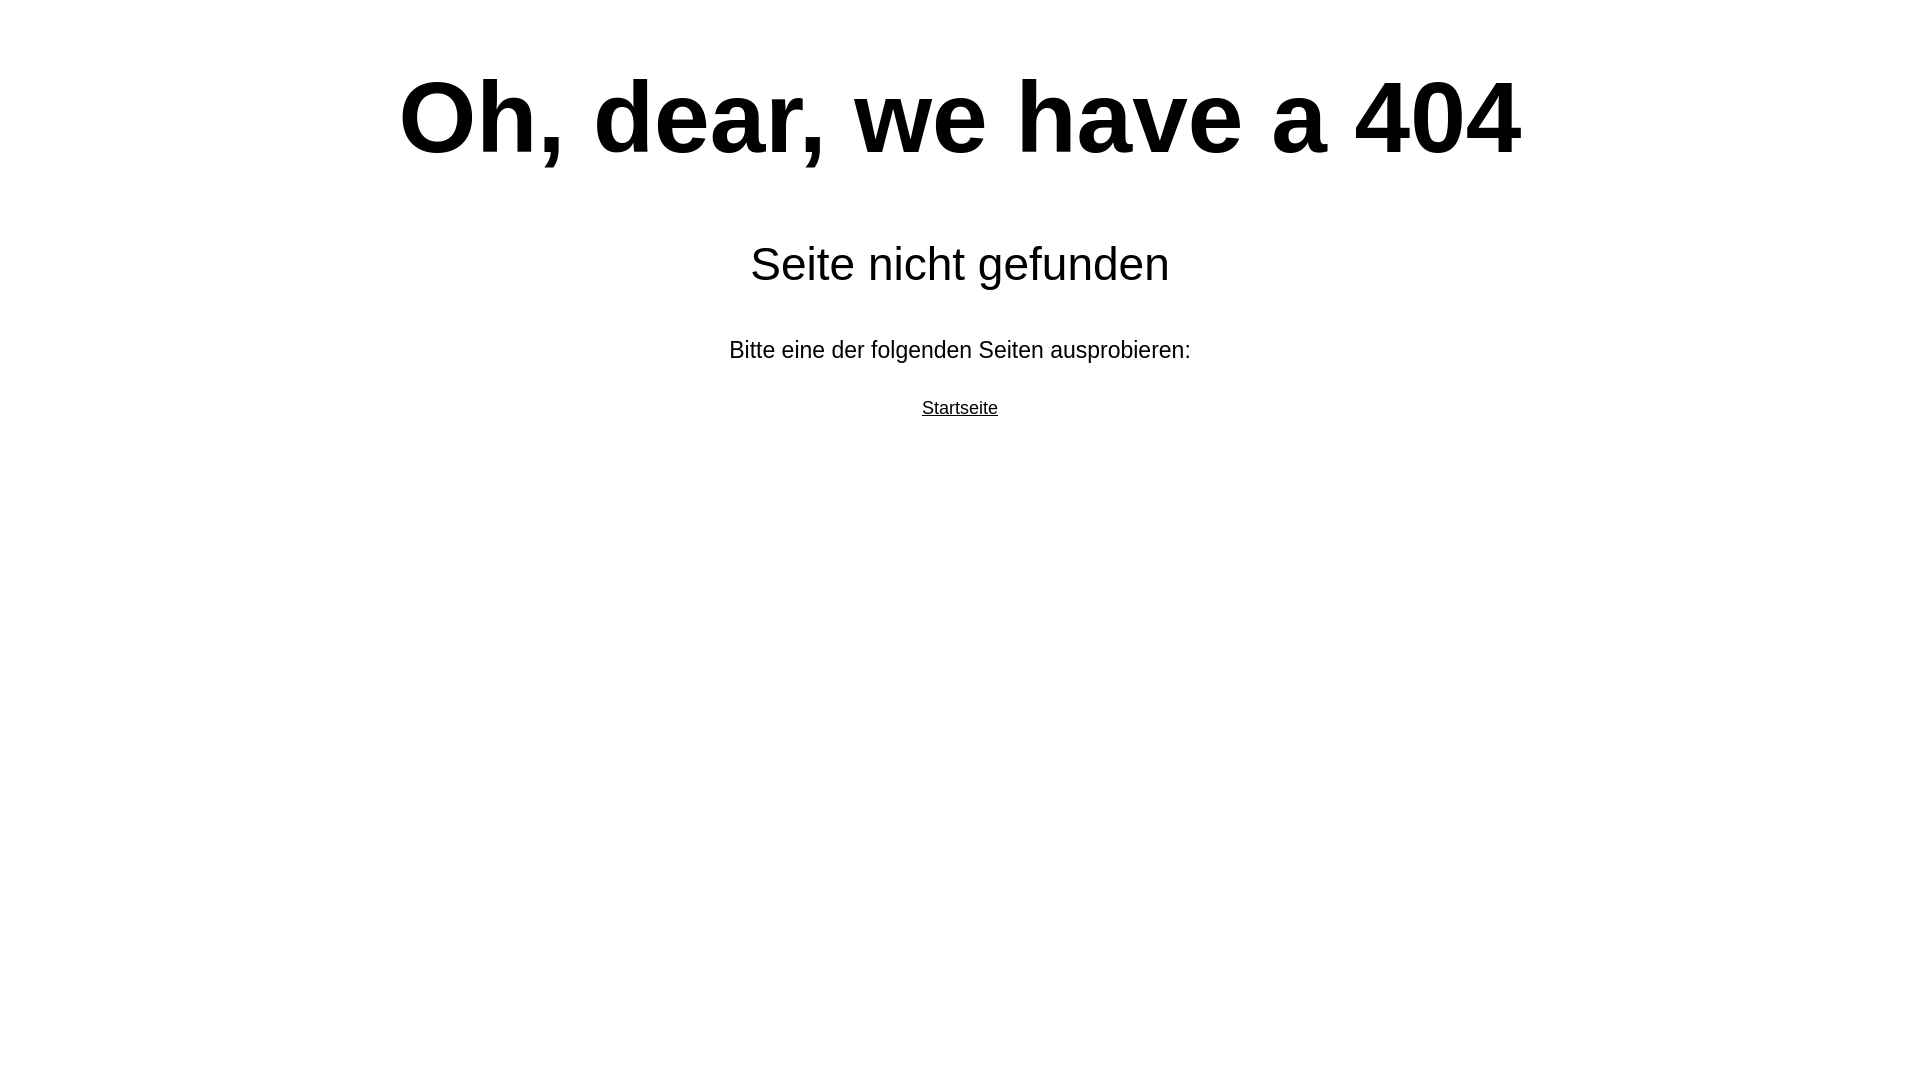 This screenshot has height=1080, width=1920. I want to click on 'Startseite', so click(920, 407).